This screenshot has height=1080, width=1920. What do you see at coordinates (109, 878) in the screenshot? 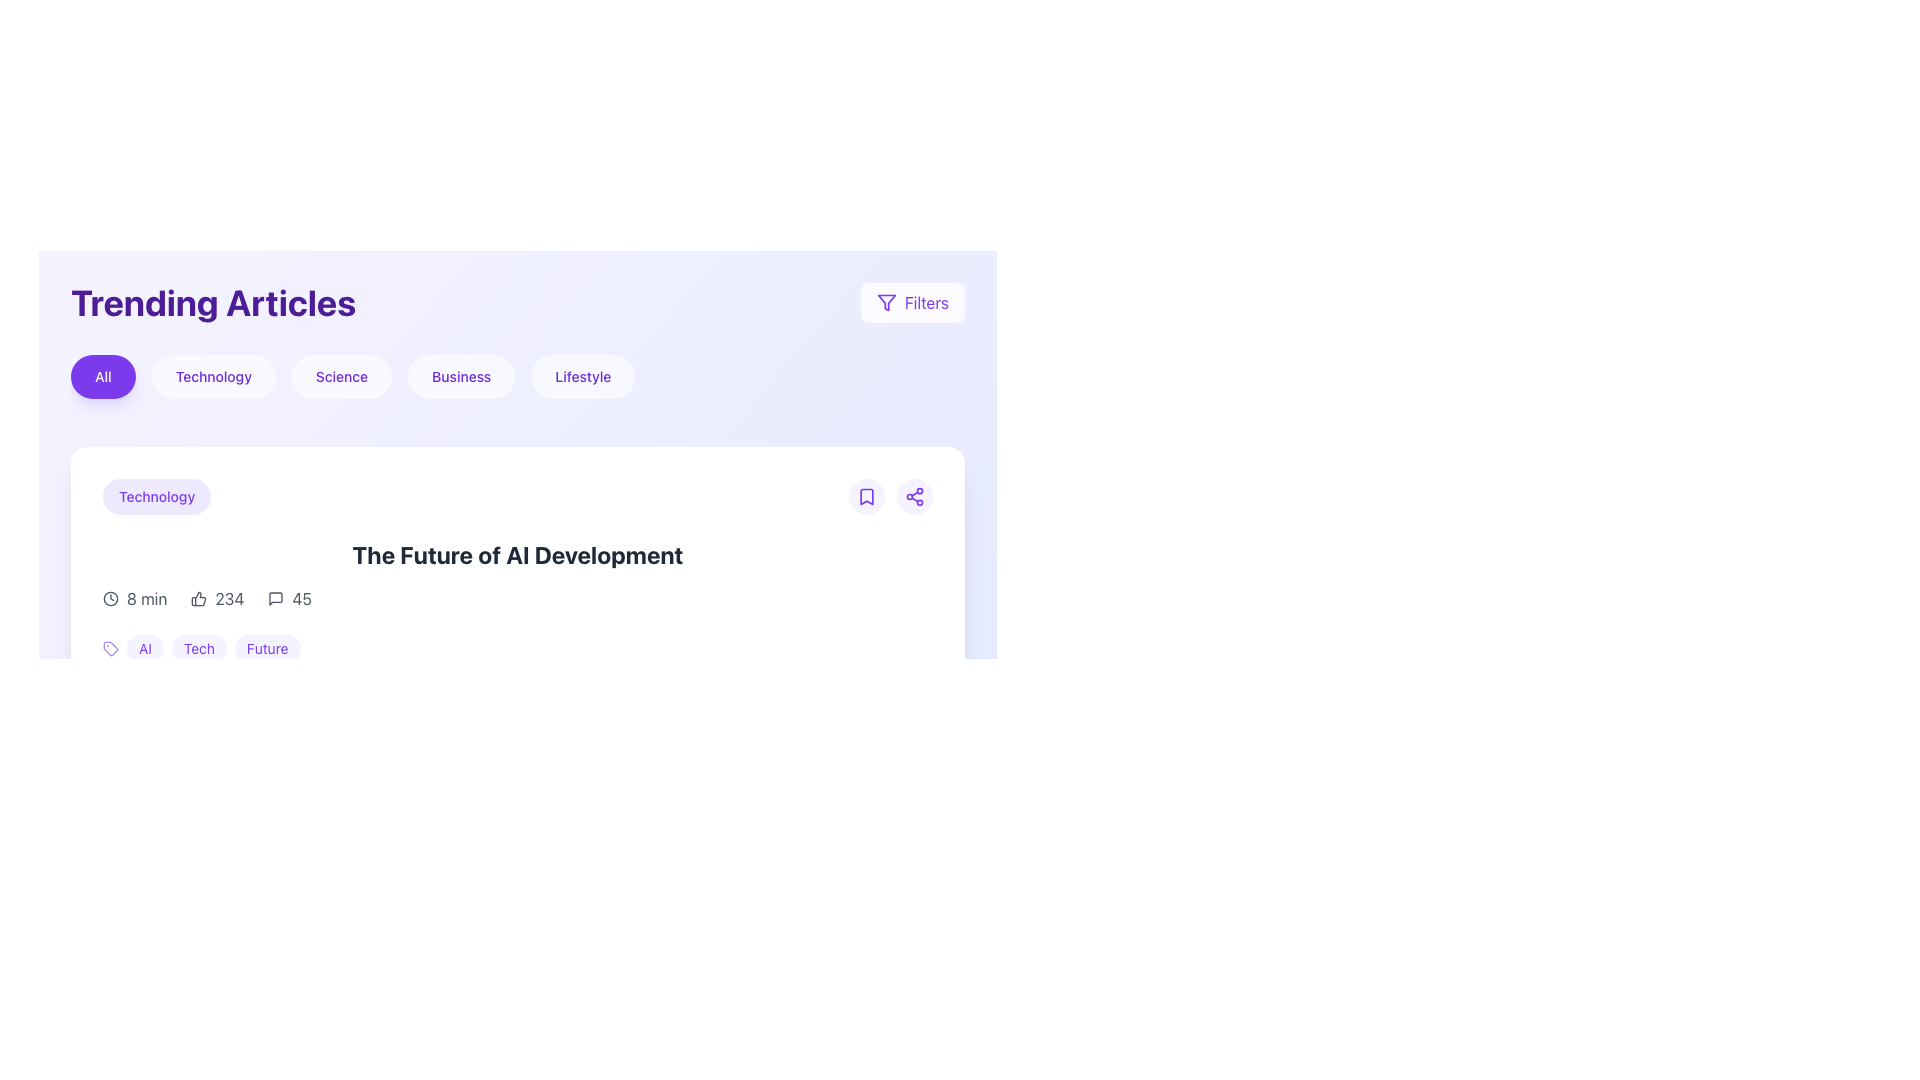
I see `the time-related icon located to the left of the '5 min' label by moving the cursor to its center point` at bounding box center [109, 878].